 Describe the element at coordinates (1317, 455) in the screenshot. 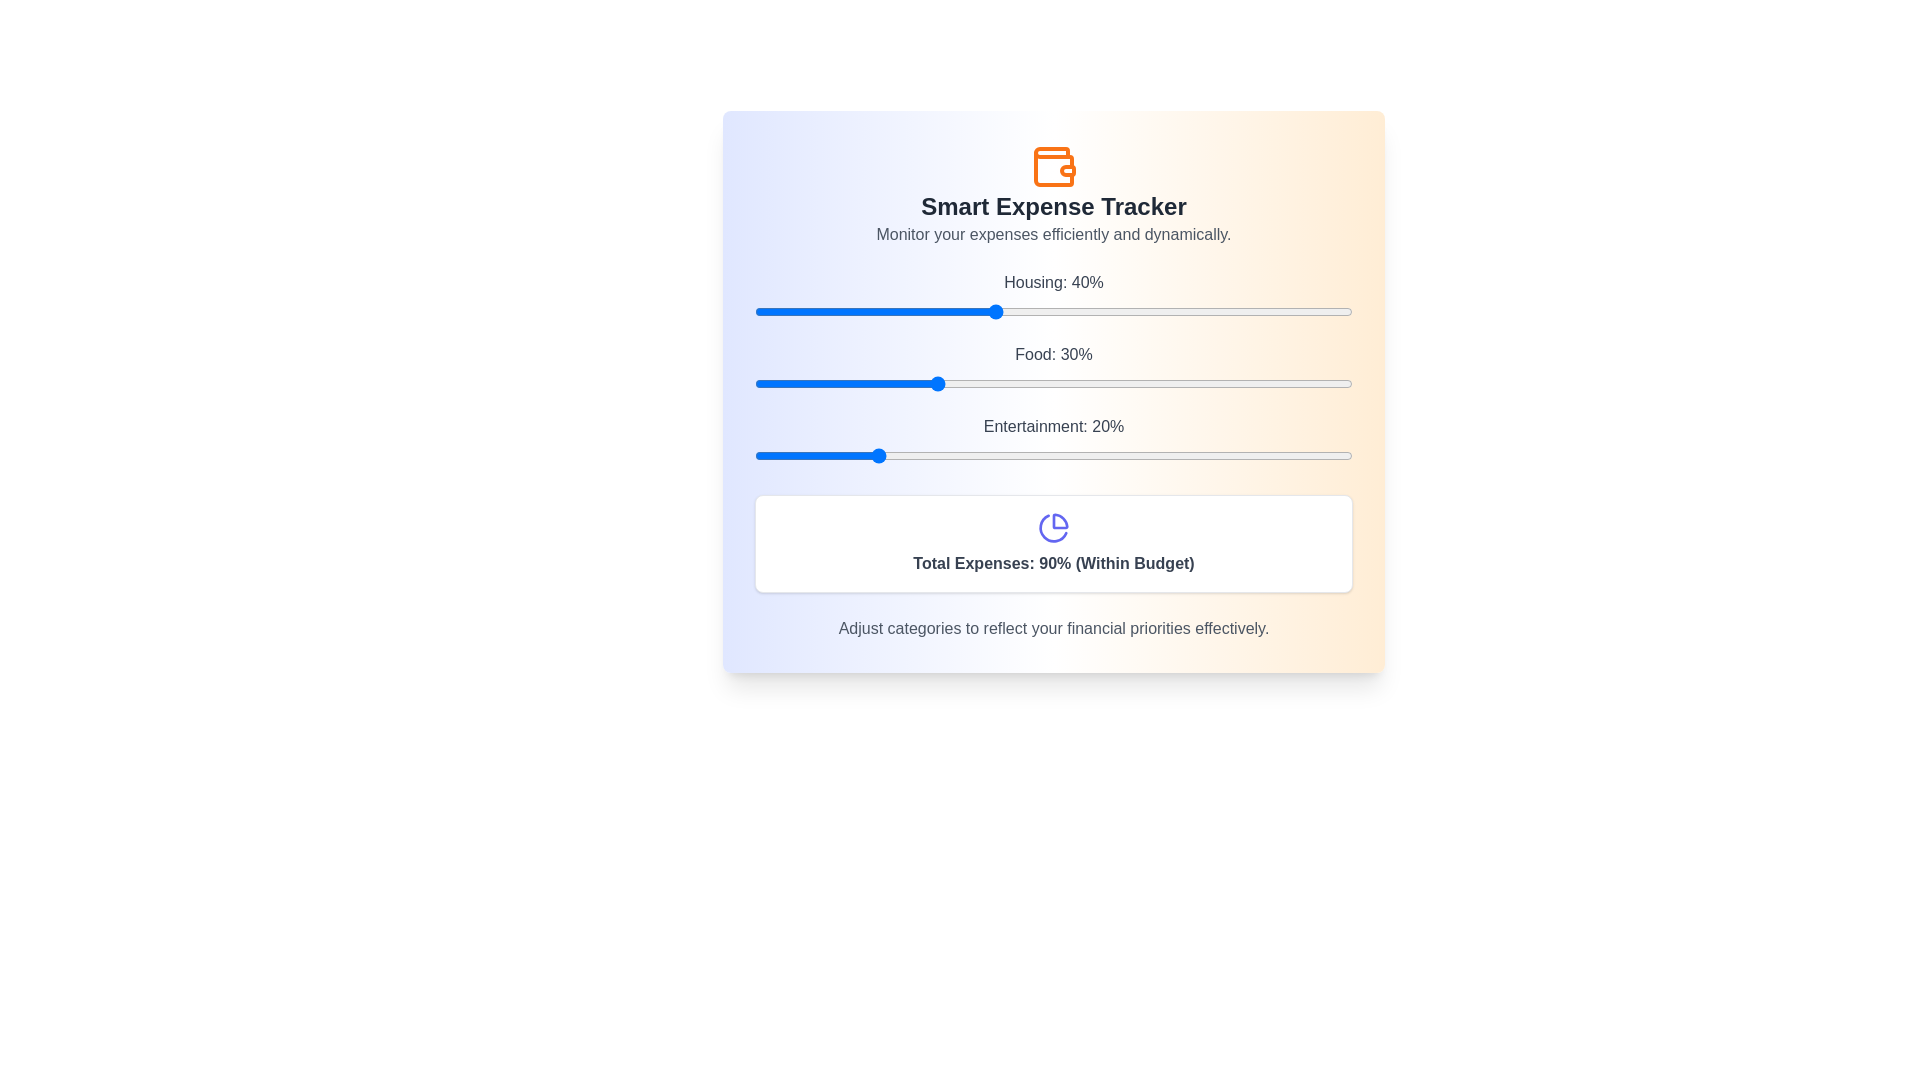

I see `the Entertainment slider to 94%` at that location.